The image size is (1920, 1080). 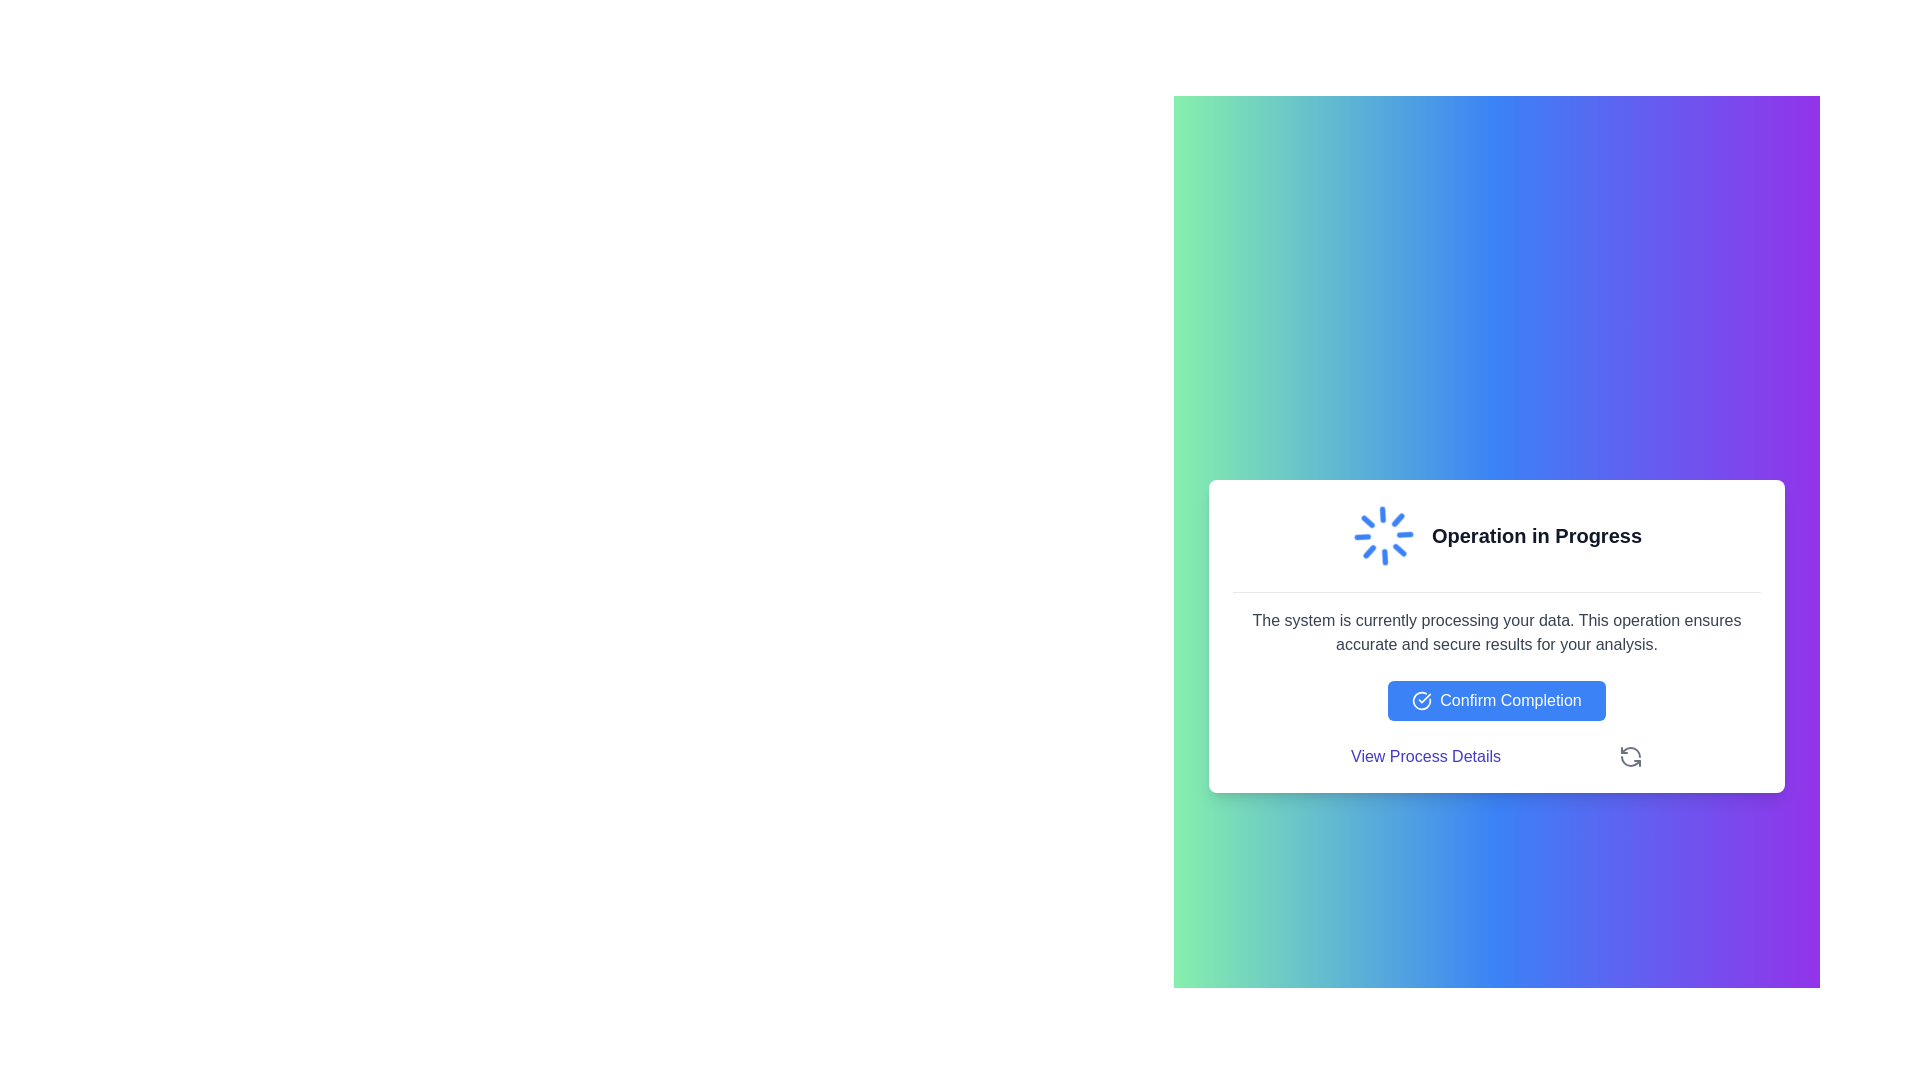 What do you see at coordinates (1382, 534) in the screenshot?
I see `the circular animated blue loader icon displayed in the central upper part of the message box with the text 'Operation in Progress'` at bounding box center [1382, 534].